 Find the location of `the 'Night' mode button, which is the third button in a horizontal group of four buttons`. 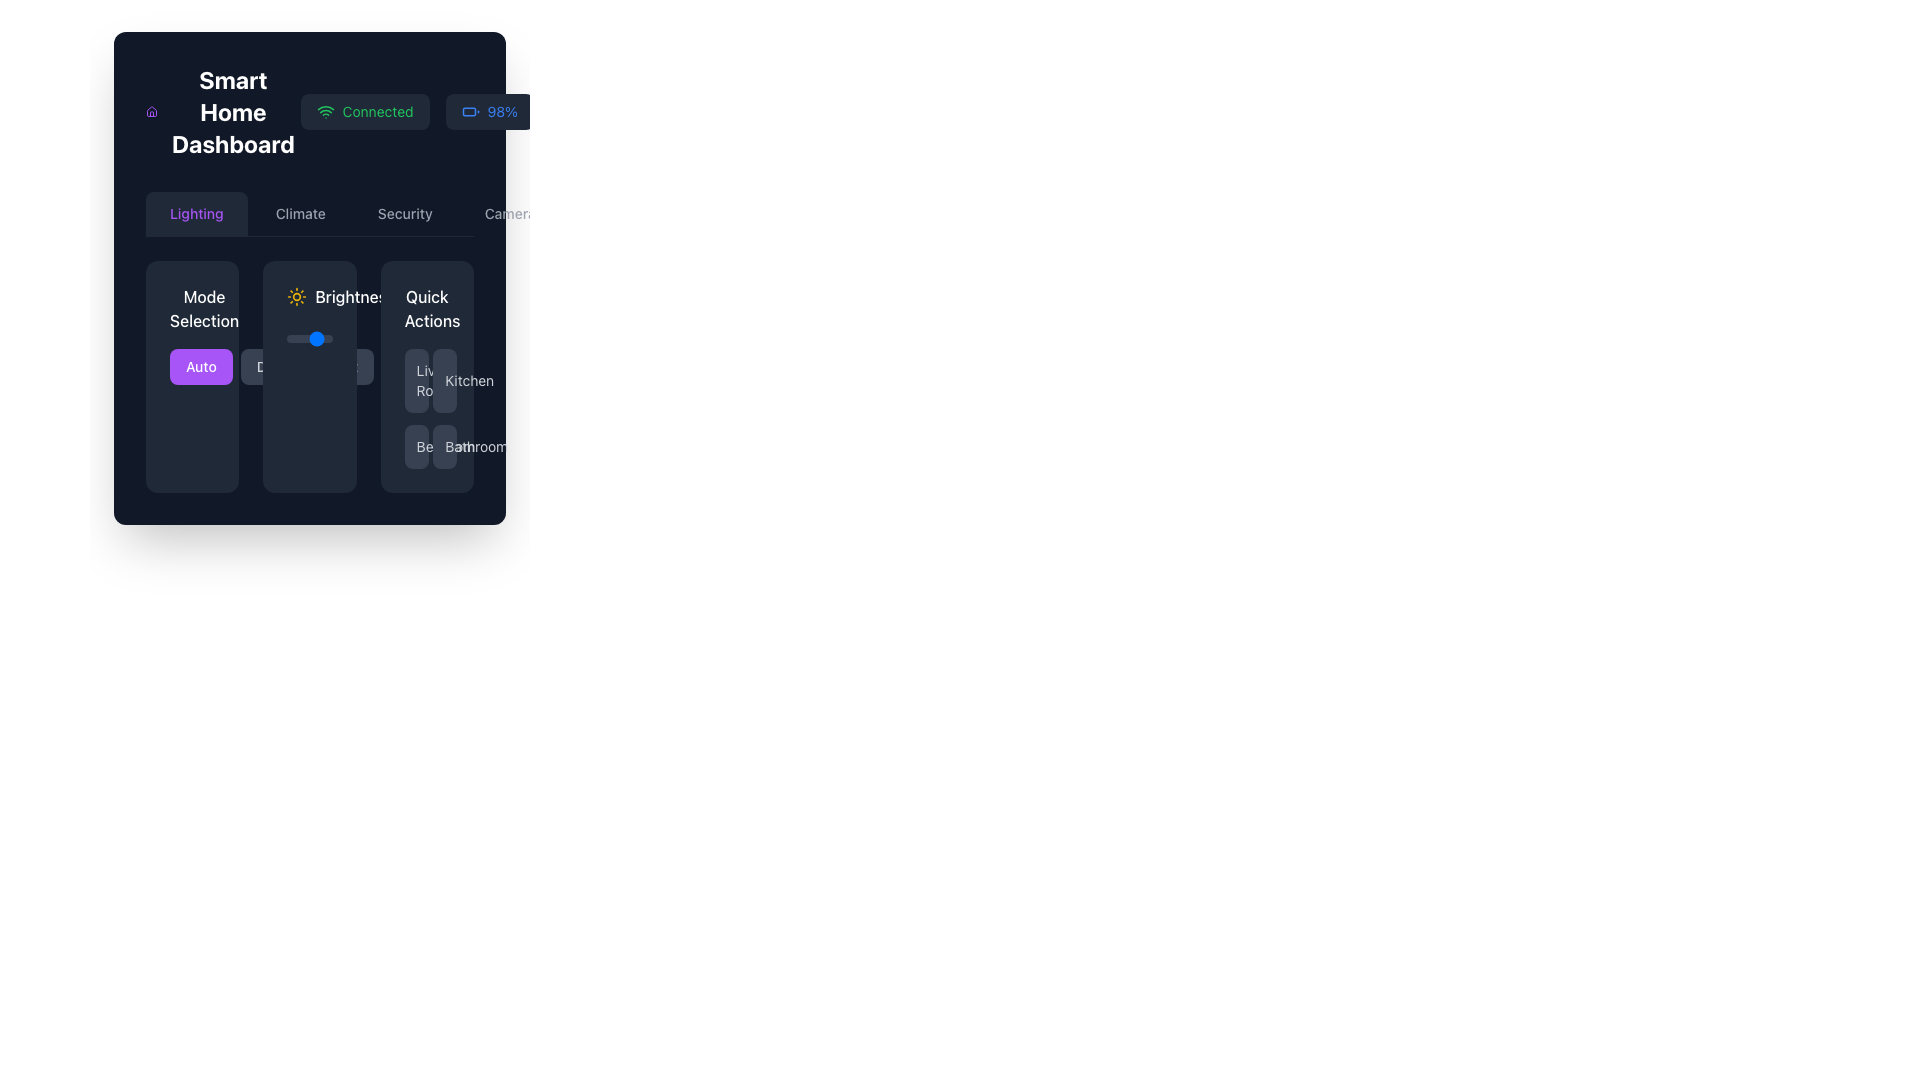

the 'Night' mode button, which is the third button in a horizontal group of four buttons is located at coordinates (340, 366).